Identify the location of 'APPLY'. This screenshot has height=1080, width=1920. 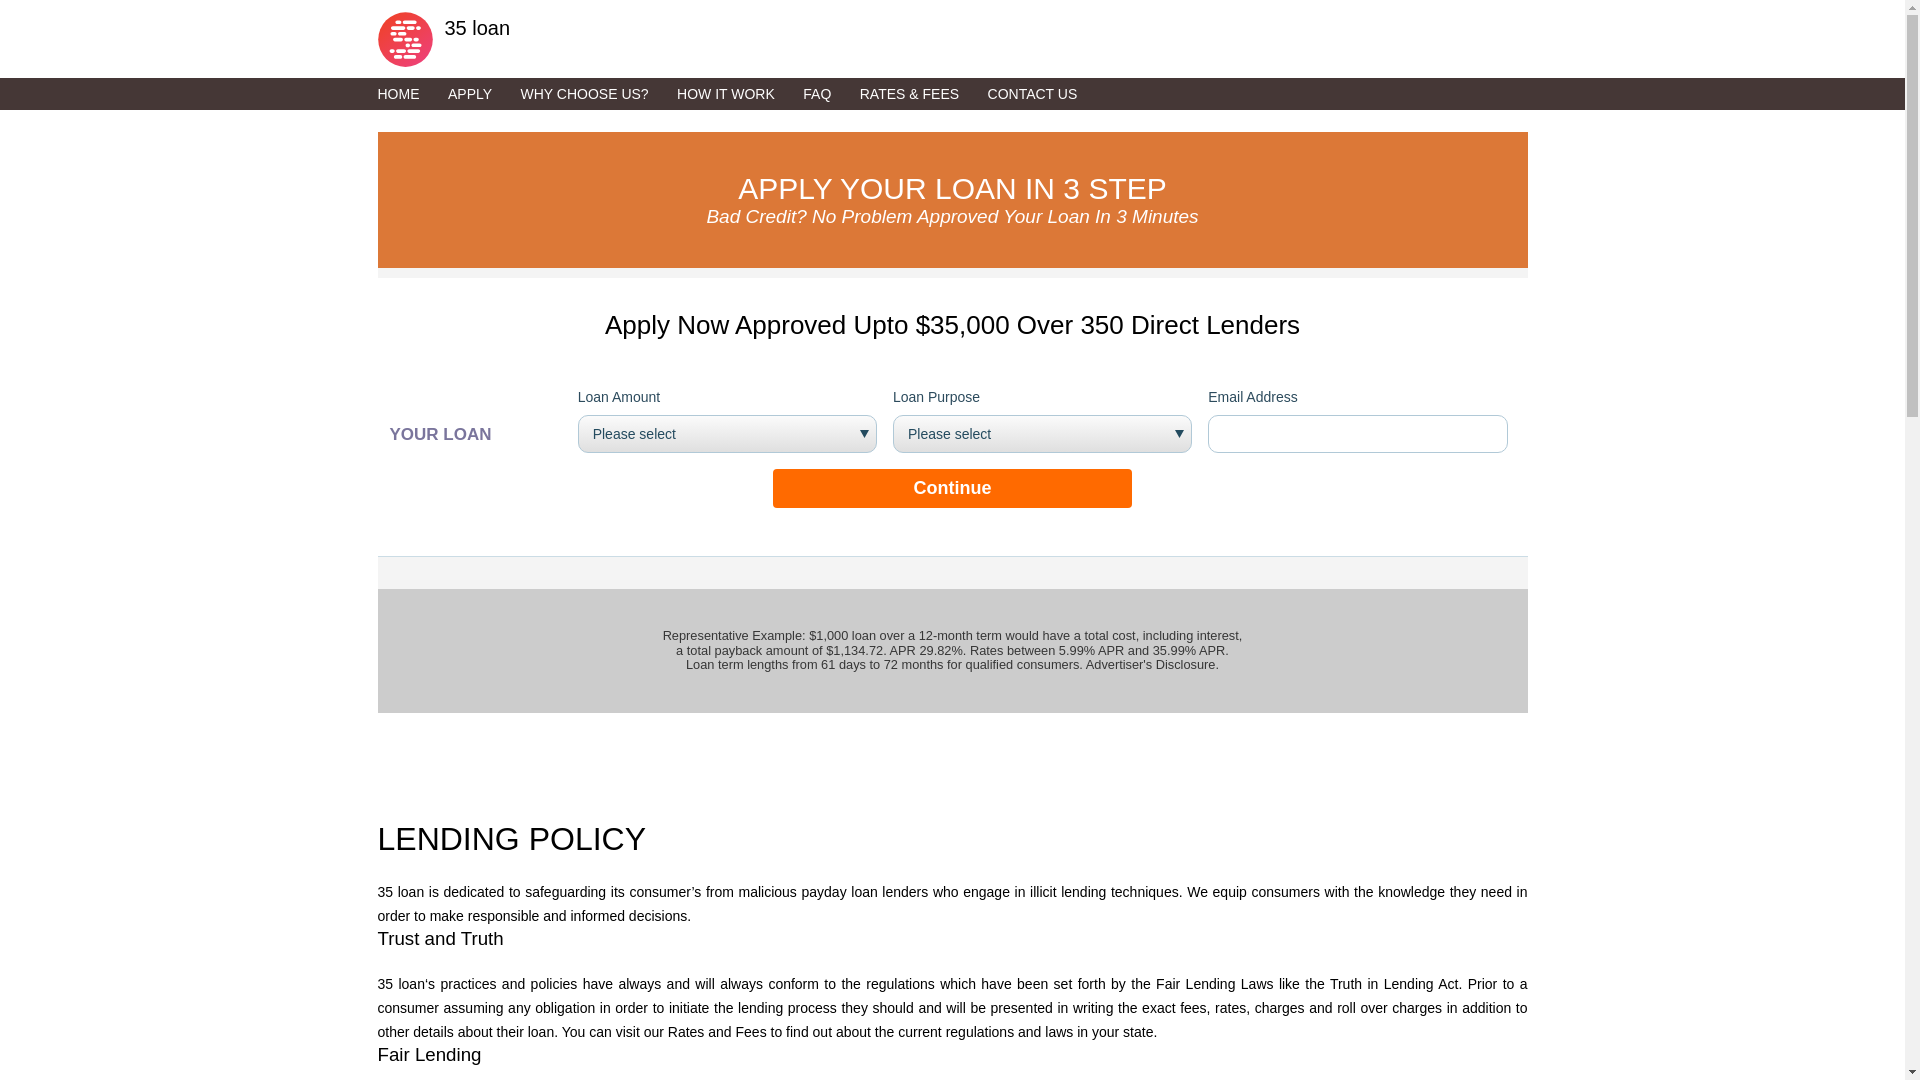
(481, 93).